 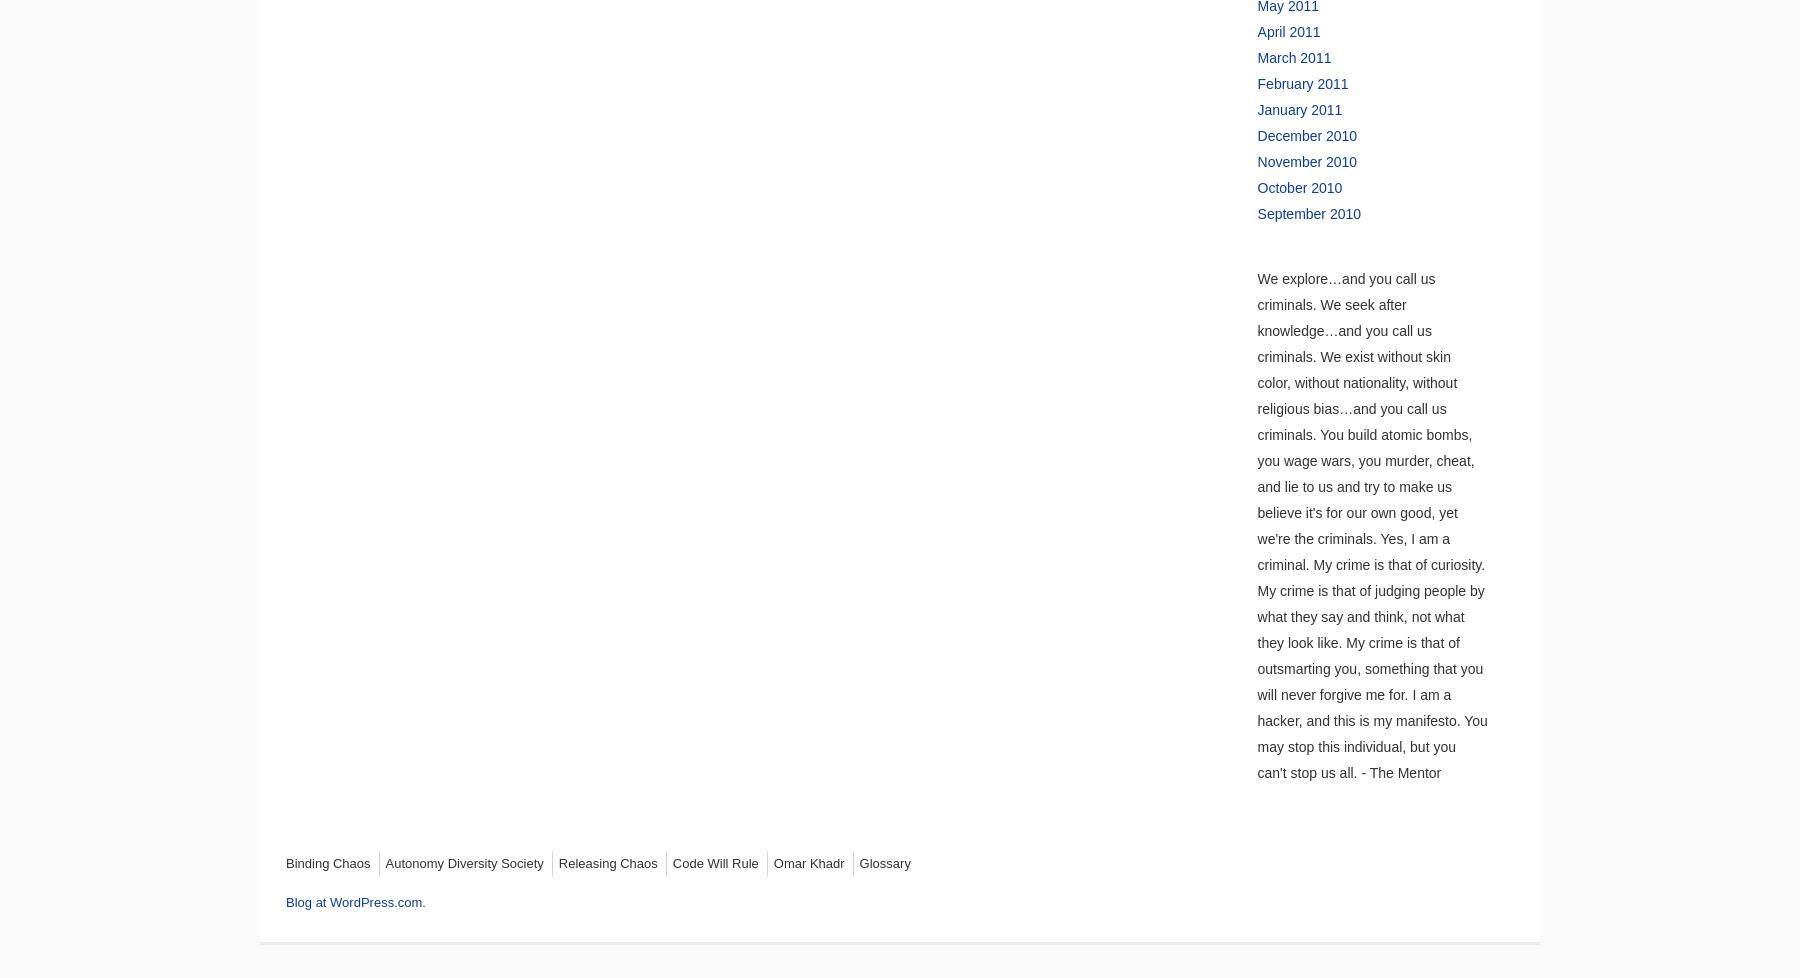 What do you see at coordinates (1370, 525) in the screenshot?
I see `'We explore…and you call us criminals. We seek after knowledge…and you call us criminals. We exist without skin color, without nationality, without religious bias…and you call us criminals. You build atomic bombs, you wage wars, you murder, cheat, and lie to us and try to make us believe it's for our own good, yet we're the criminals. Yes, I am a criminal. My crime is that of curiosity. My crime is that of judging people by what they say and think, not what they look like. My crime is that of outsmarting you, something that you will never forgive me for. I am a hacker, and this is my manifesto. You may stop this individual, but you can't stop us all. - The Mentor'` at bounding box center [1370, 525].